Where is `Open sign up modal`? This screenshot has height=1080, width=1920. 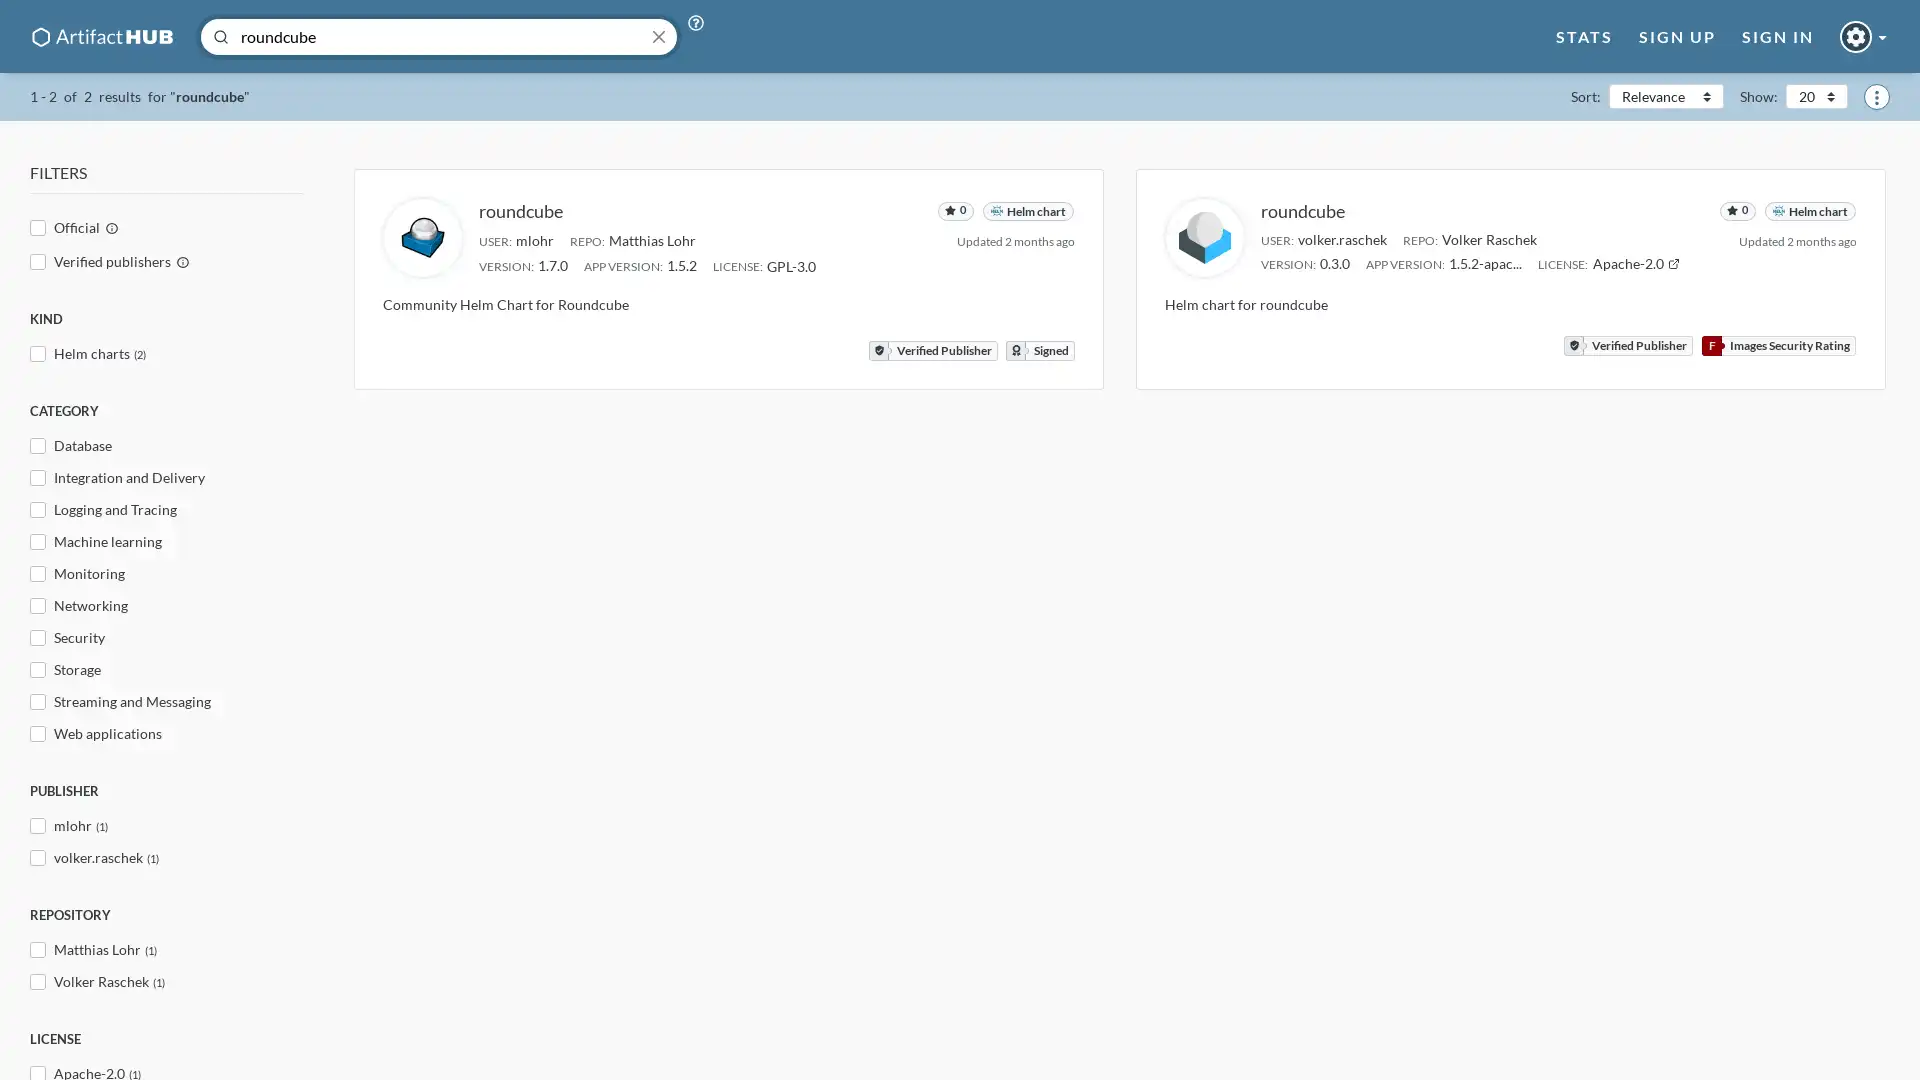
Open sign up modal is located at coordinates (1677, 35).